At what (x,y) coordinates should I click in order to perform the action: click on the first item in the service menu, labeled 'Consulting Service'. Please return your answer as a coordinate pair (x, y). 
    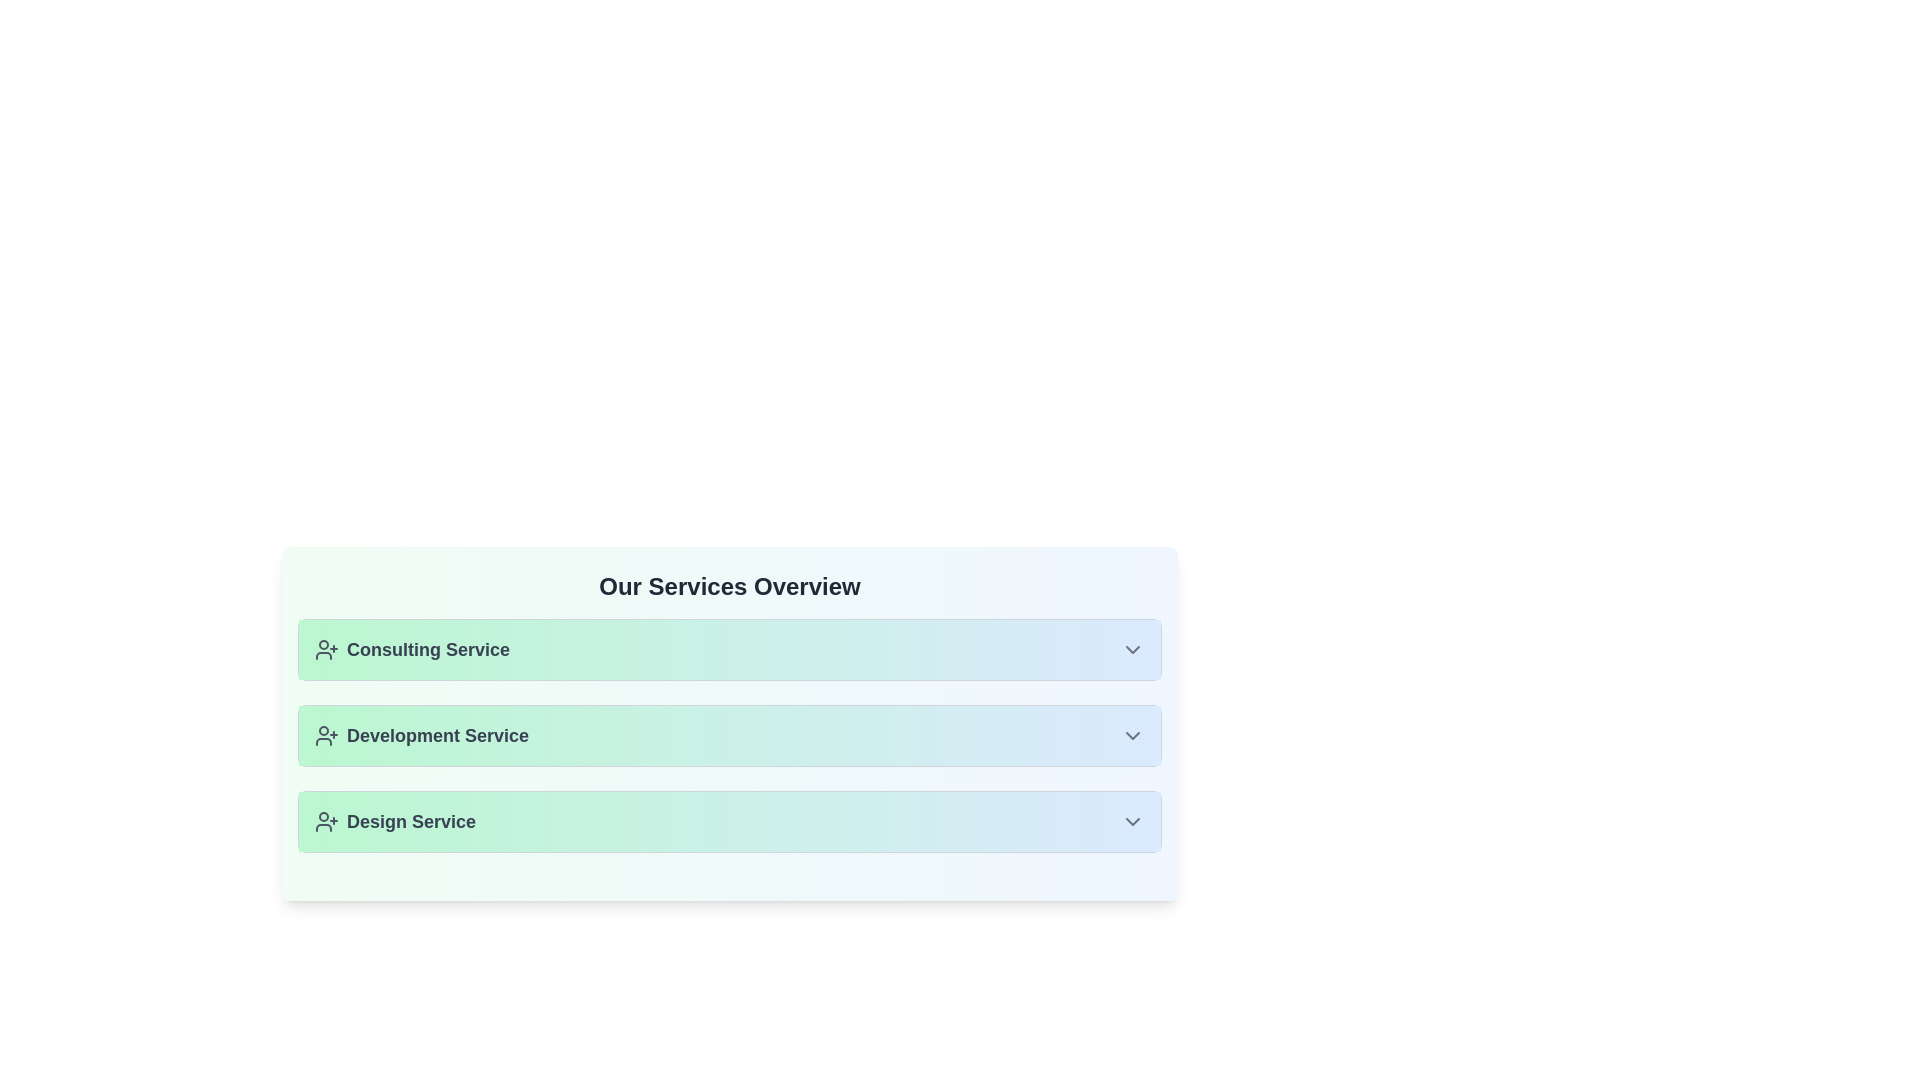
    Looking at the image, I should click on (728, 650).